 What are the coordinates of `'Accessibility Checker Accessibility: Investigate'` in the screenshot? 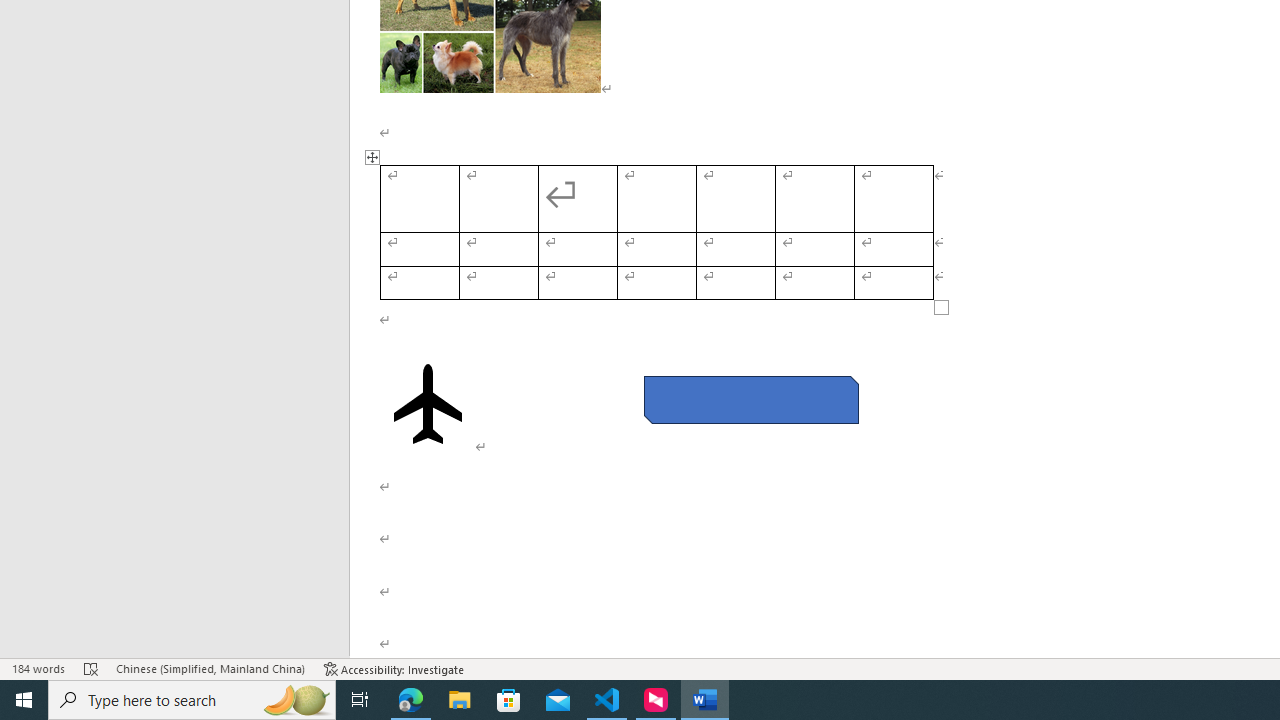 It's located at (394, 669).